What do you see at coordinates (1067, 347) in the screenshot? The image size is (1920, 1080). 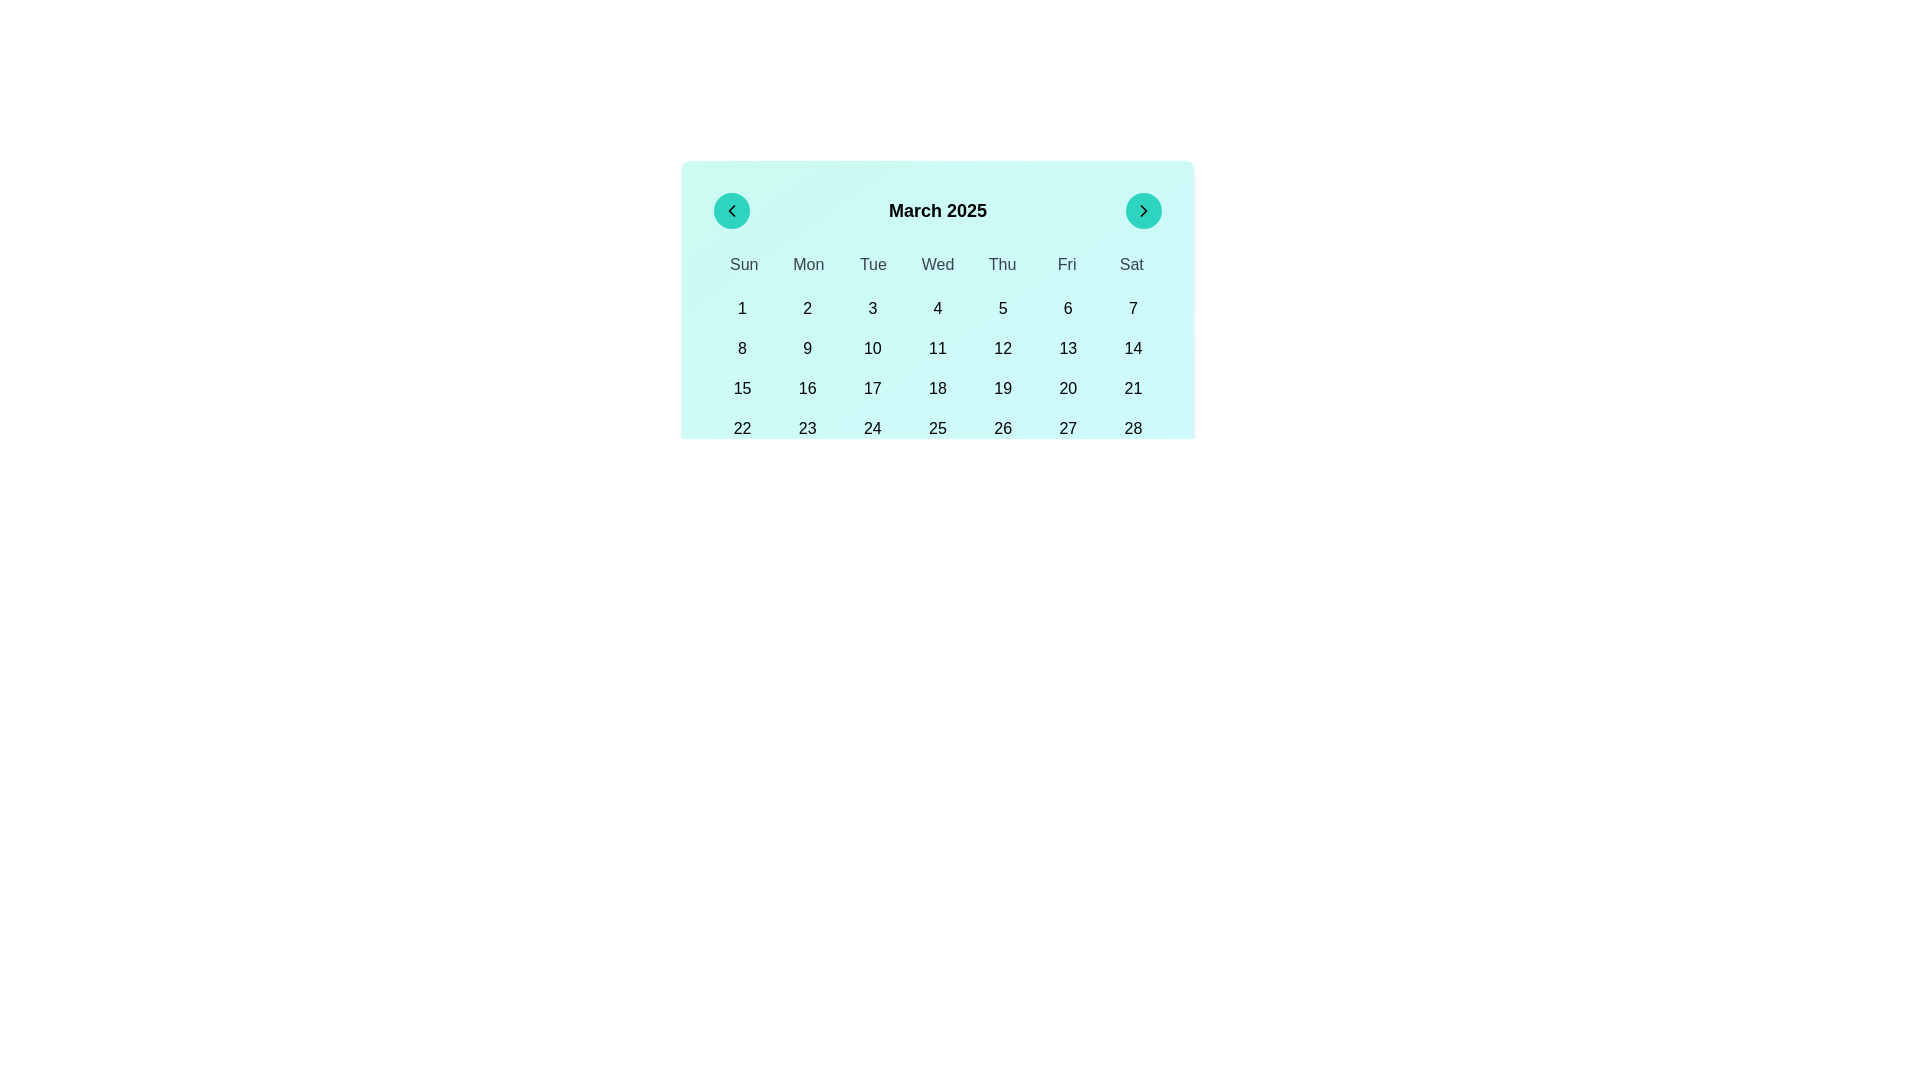 I see `the calendar button displaying the number '13'` at bounding box center [1067, 347].